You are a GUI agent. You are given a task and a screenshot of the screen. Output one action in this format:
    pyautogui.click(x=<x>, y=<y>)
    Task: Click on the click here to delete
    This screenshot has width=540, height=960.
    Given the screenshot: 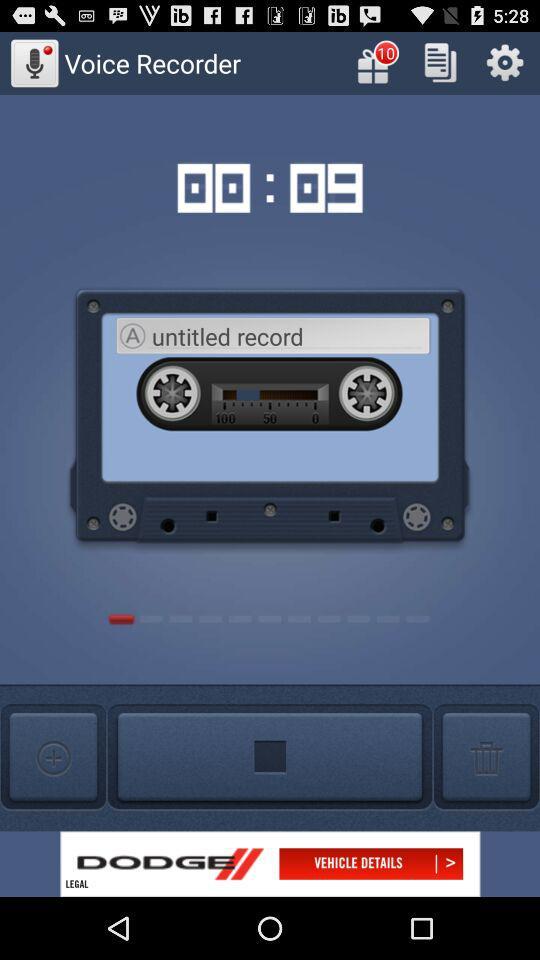 What is the action you would take?
    pyautogui.click(x=485, y=756)
    